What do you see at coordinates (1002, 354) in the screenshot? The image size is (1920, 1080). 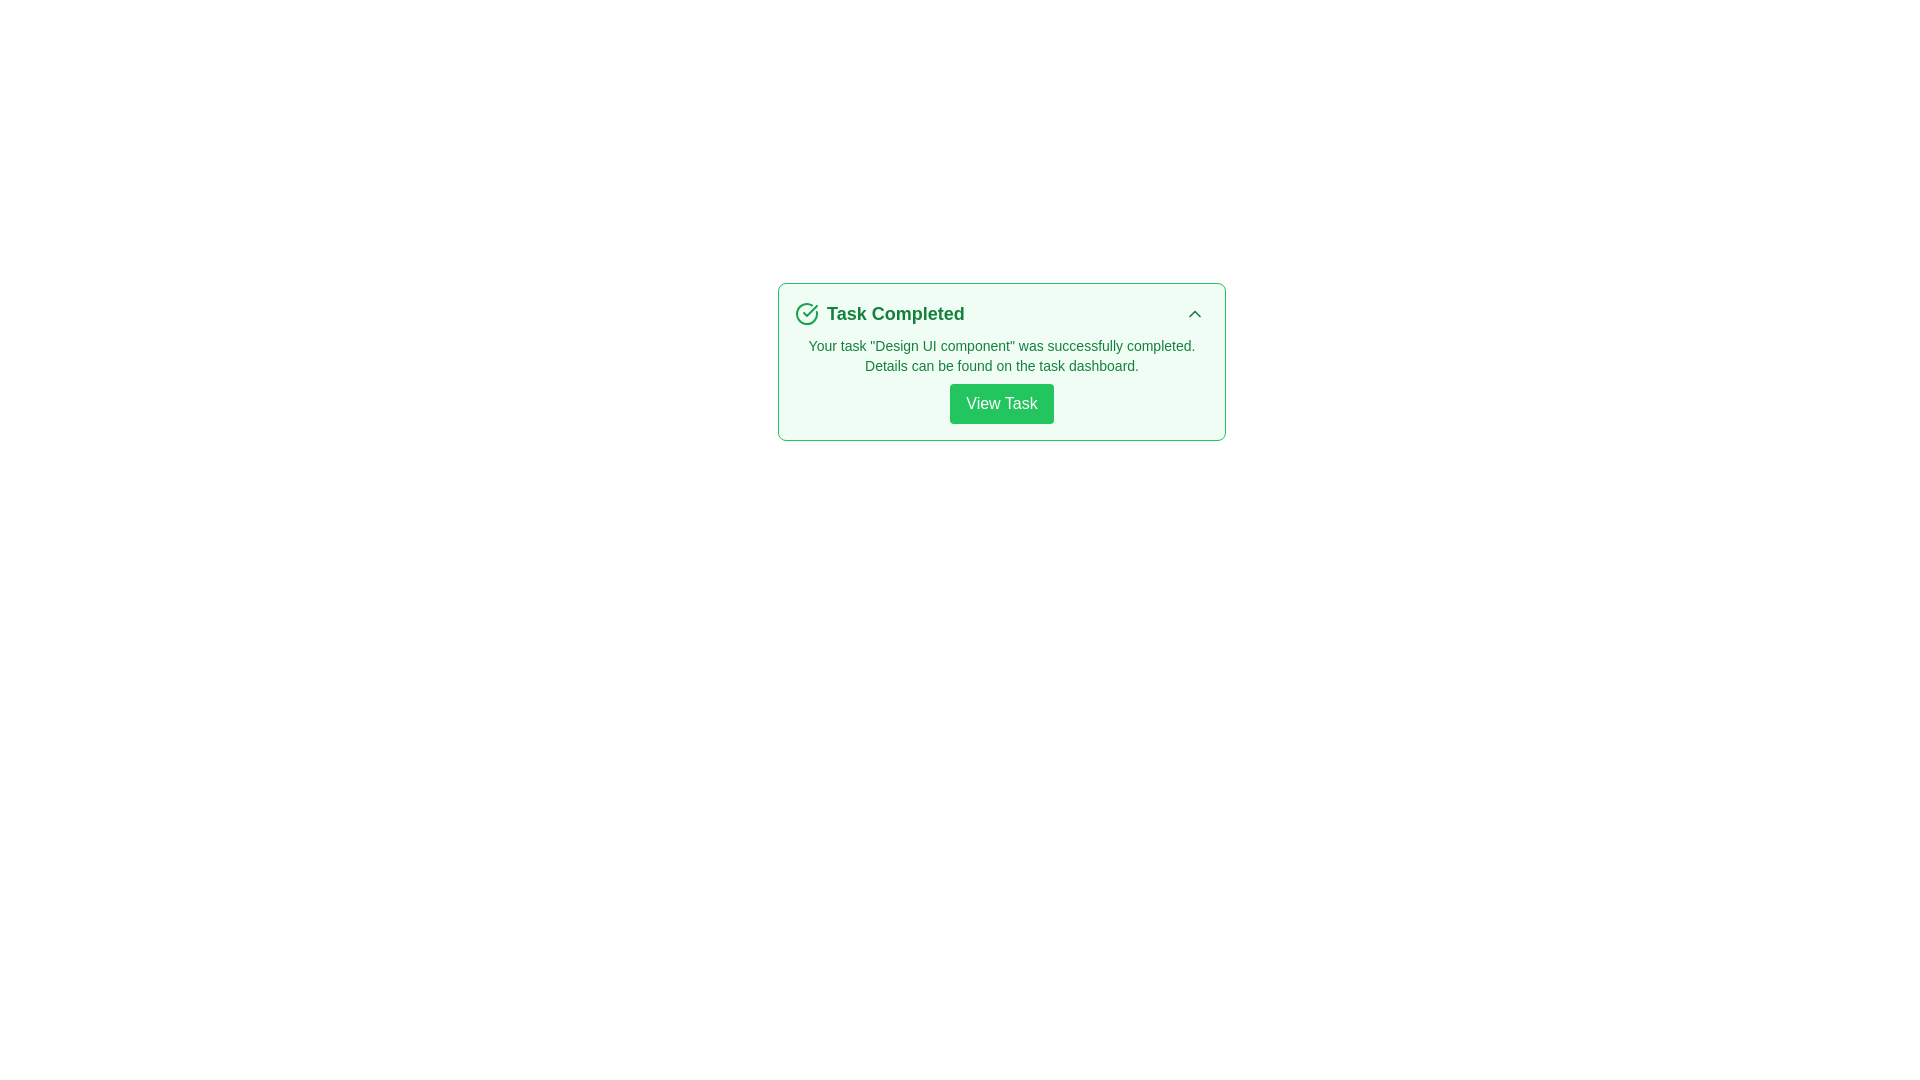 I see `the informational text block that indicates successful task completion, which is centrally aligned within a light green notification box, positioned above the 'View Task' button` at bounding box center [1002, 354].